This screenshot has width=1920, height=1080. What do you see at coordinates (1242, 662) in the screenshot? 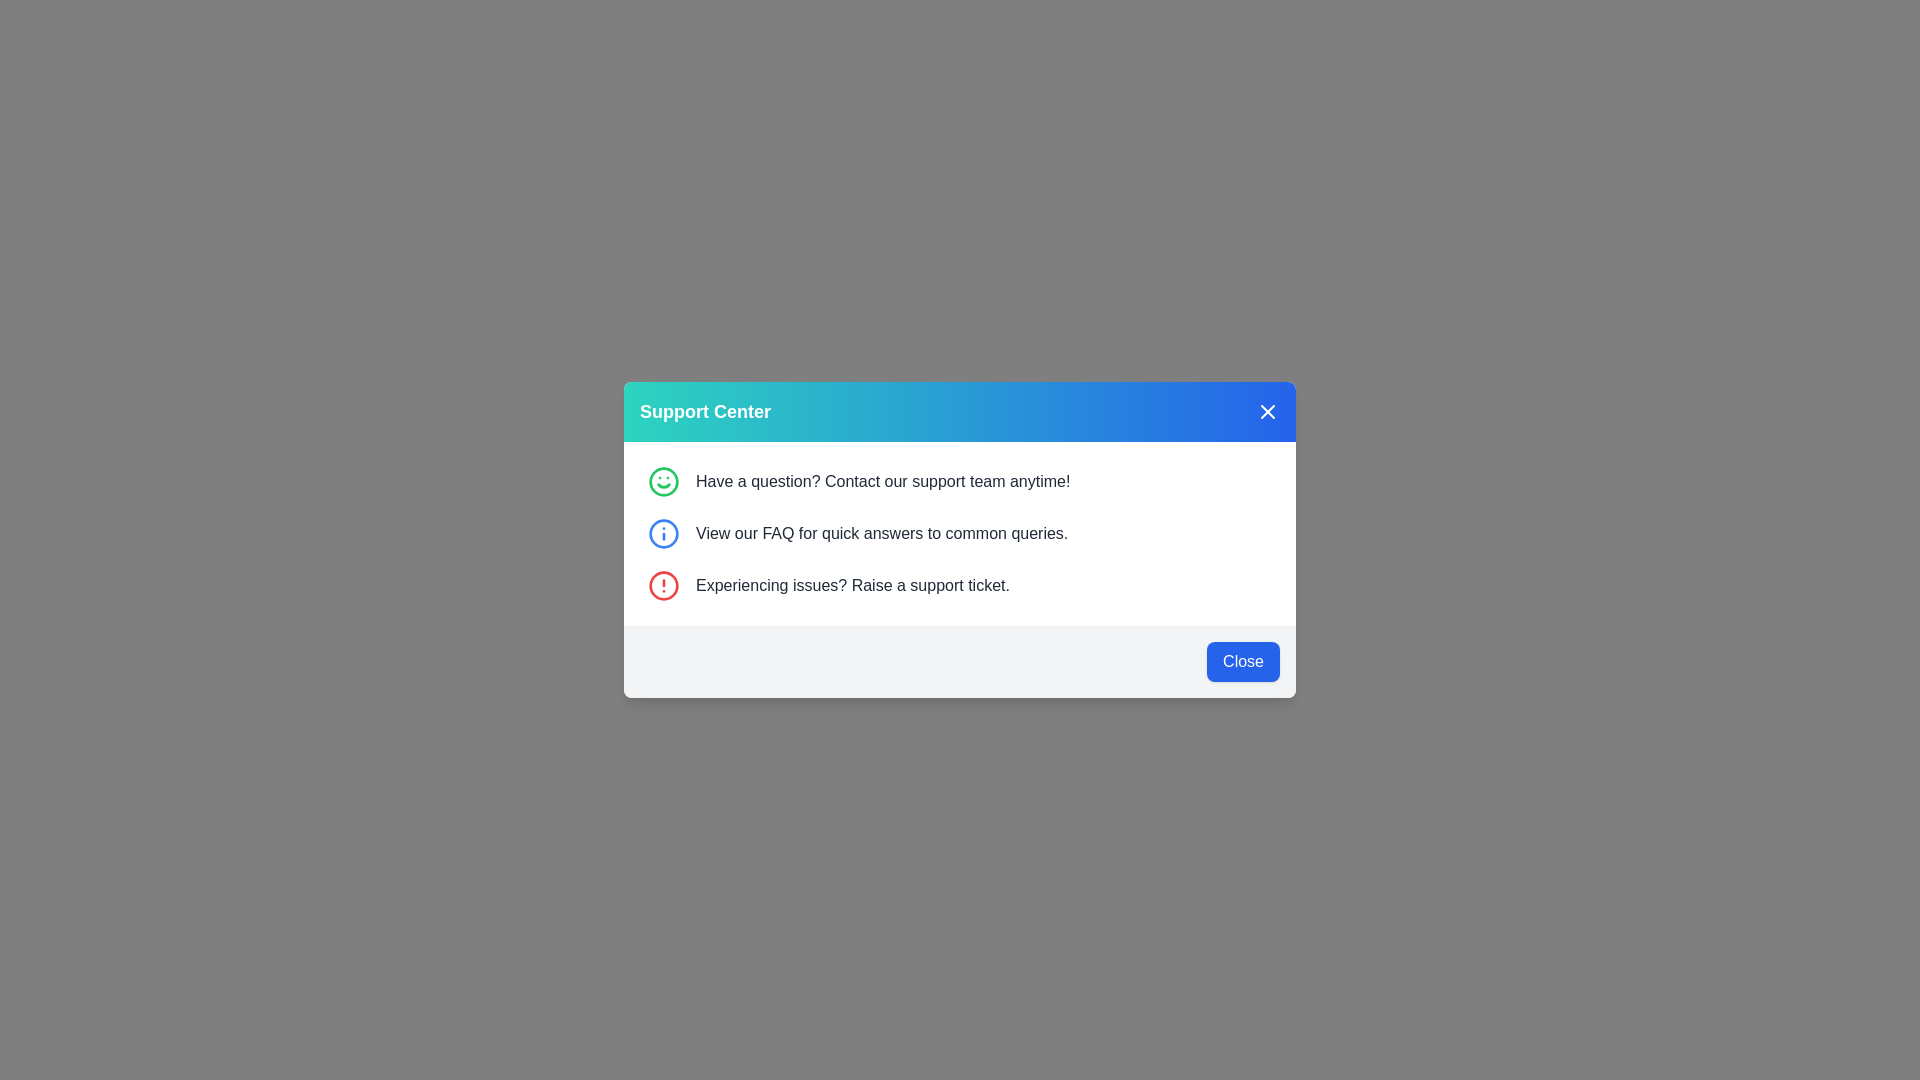
I see `the blue 'Close' button with rounded corners located at the bottom-right corner of the modal dialog` at bounding box center [1242, 662].